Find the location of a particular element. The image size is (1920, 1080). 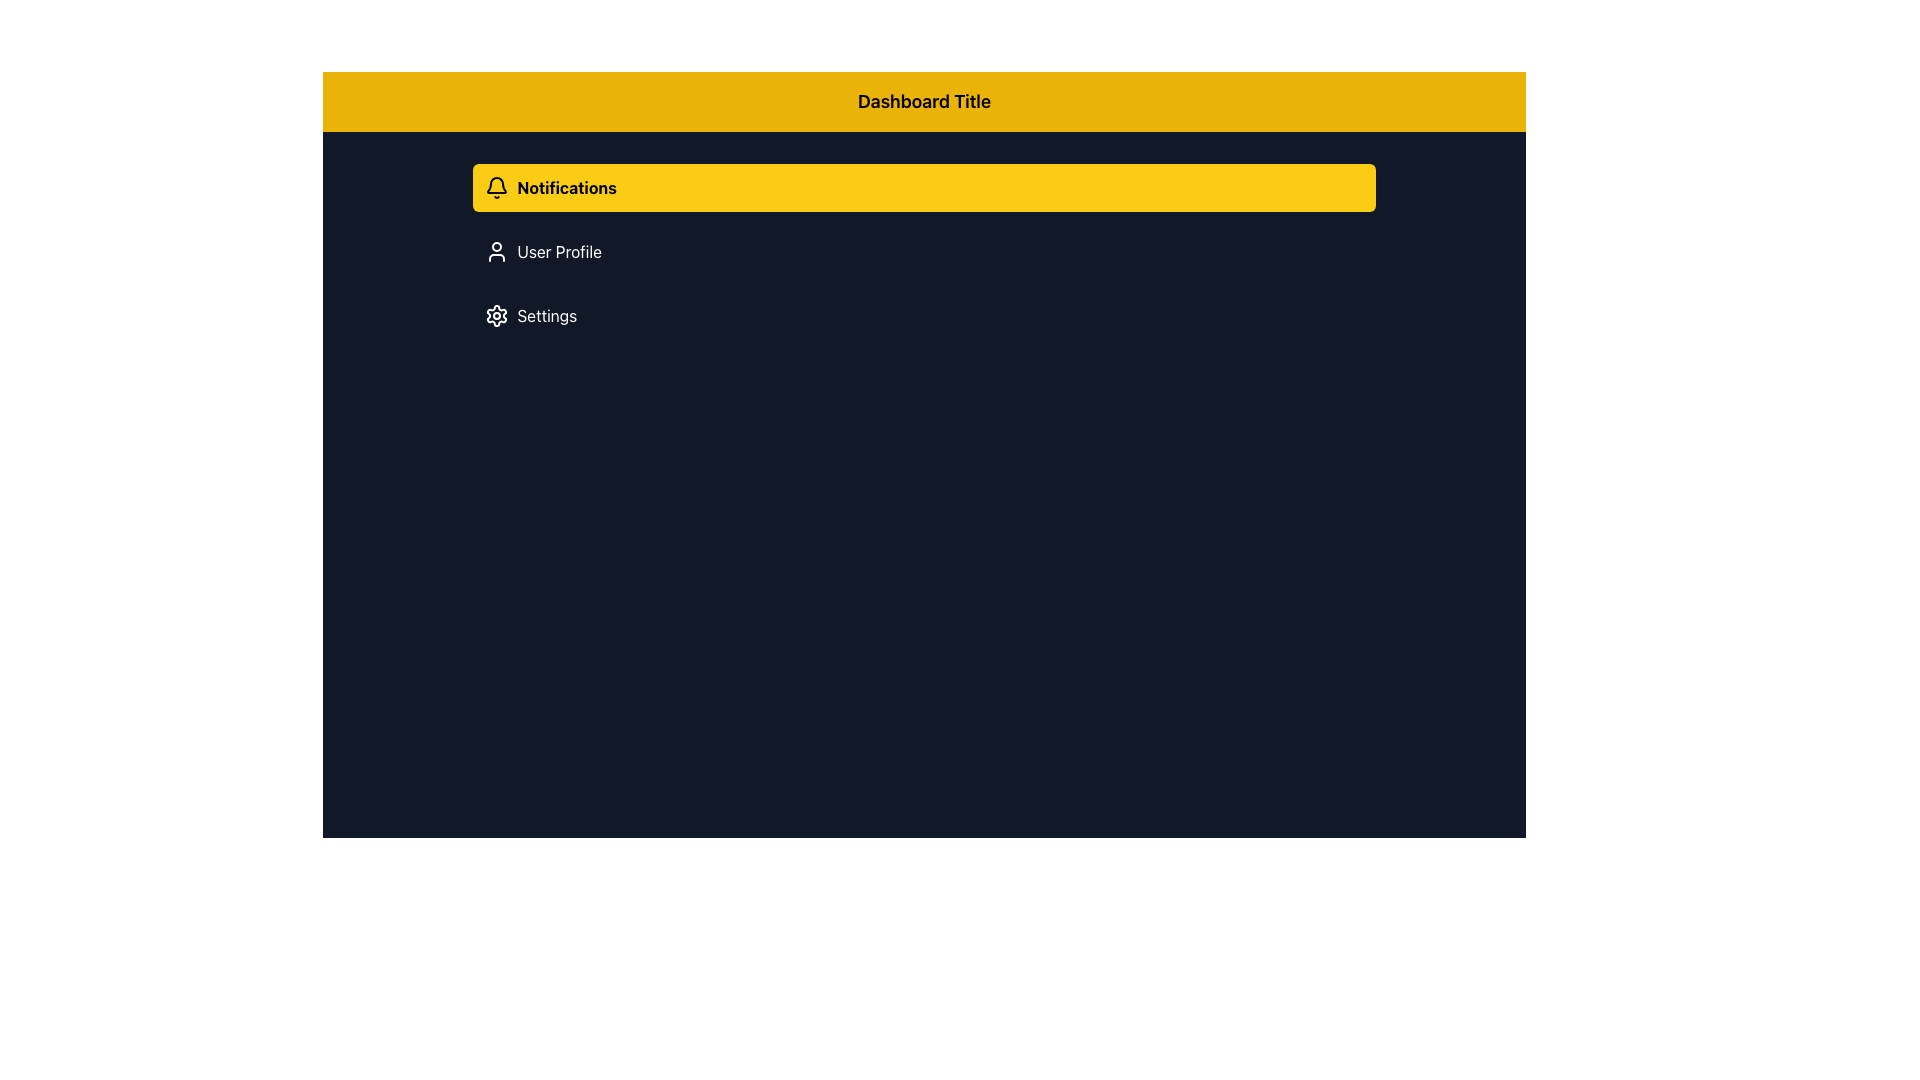

the Text Label that serves as a title for the dashboard, located centrally within the large yellow banner is located at coordinates (923, 101).